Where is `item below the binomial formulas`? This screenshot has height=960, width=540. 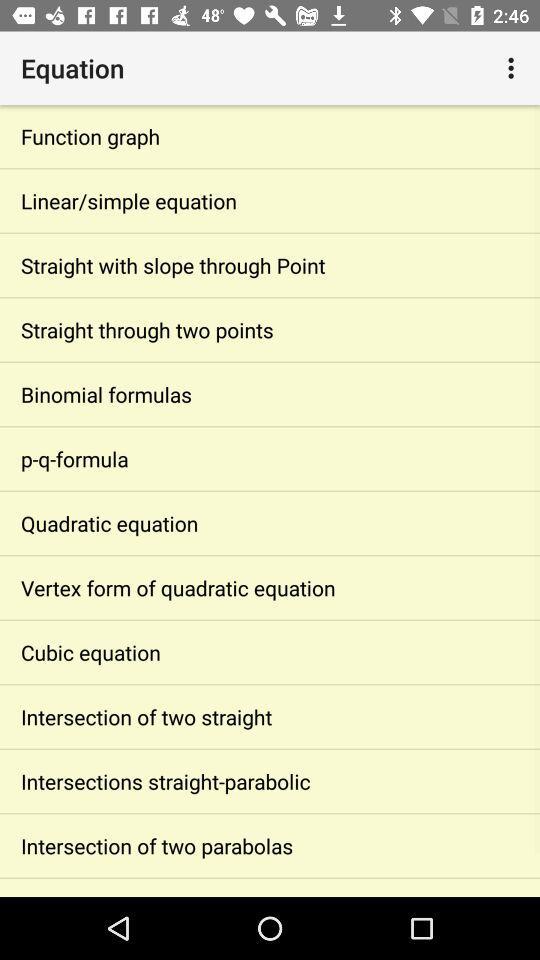 item below the binomial formulas is located at coordinates (270, 458).